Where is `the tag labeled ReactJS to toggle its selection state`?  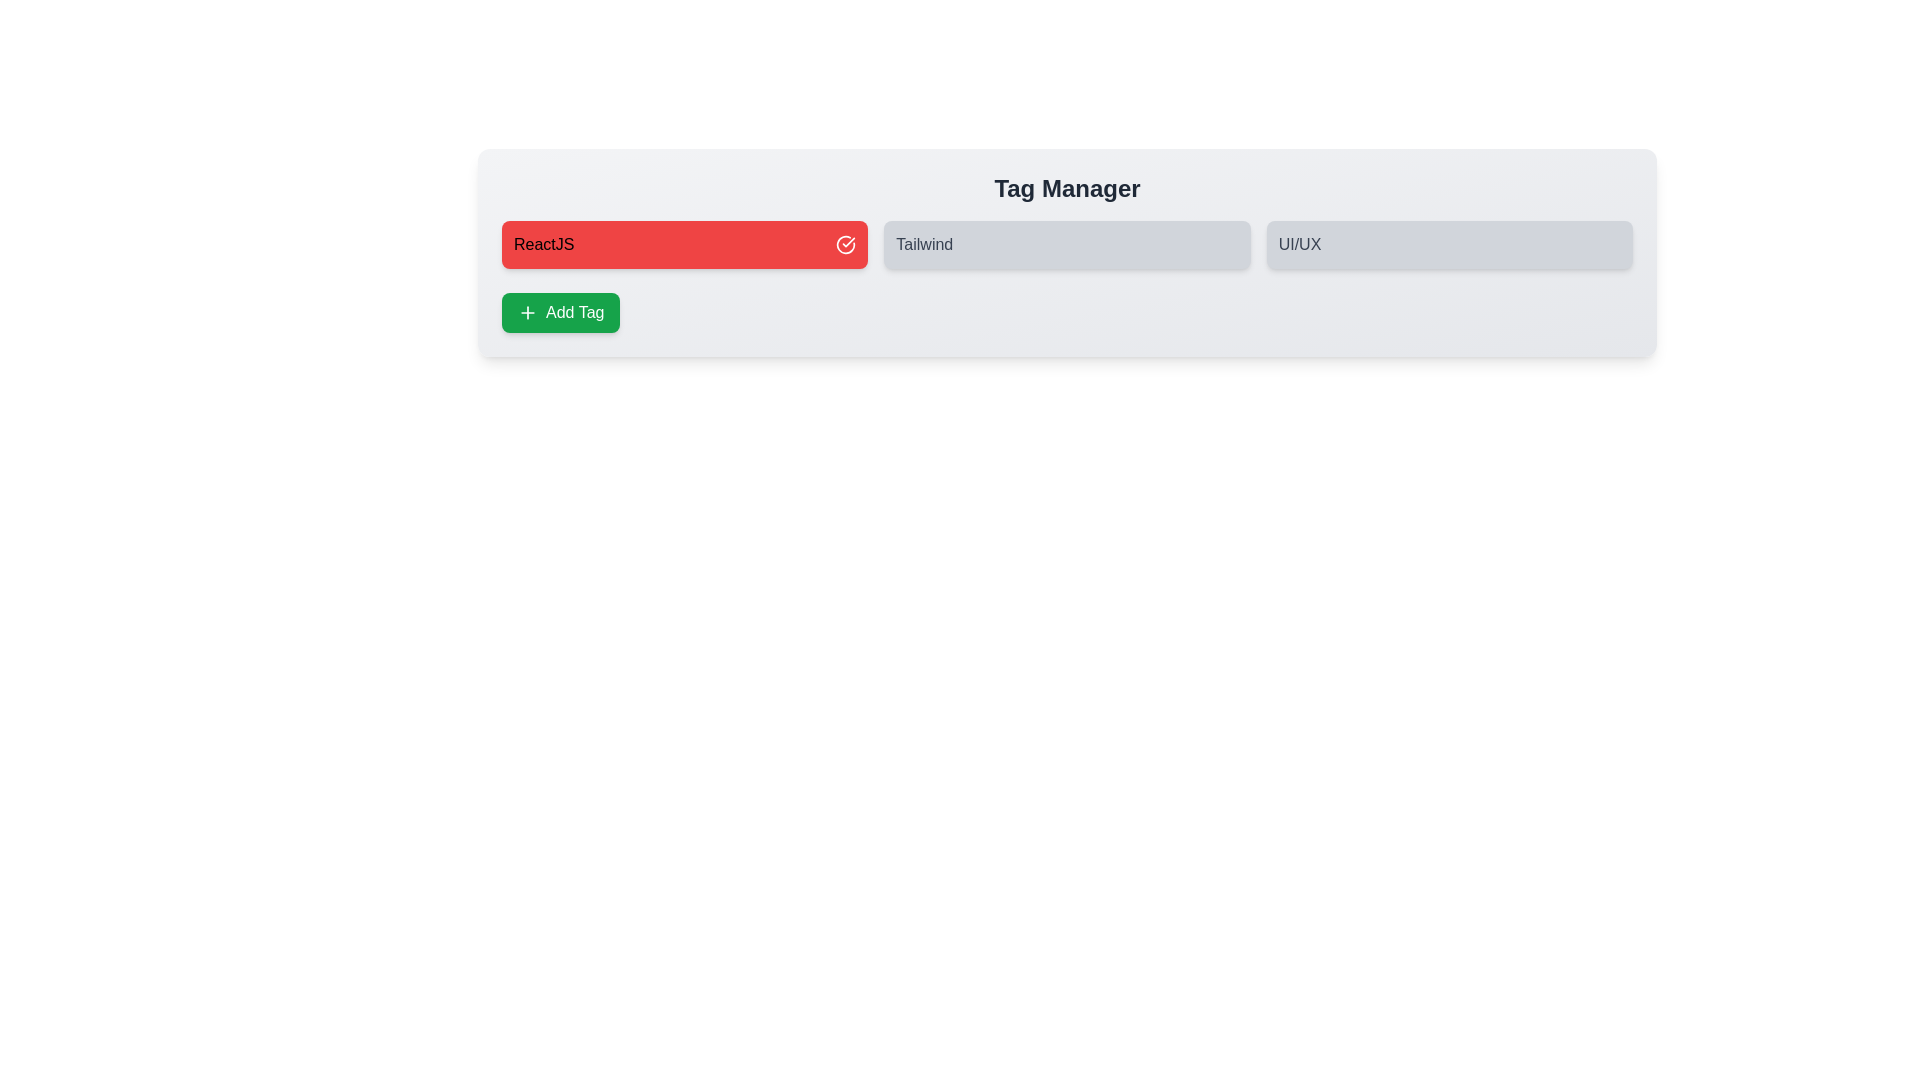
the tag labeled ReactJS to toggle its selection state is located at coordinates (685, 244).